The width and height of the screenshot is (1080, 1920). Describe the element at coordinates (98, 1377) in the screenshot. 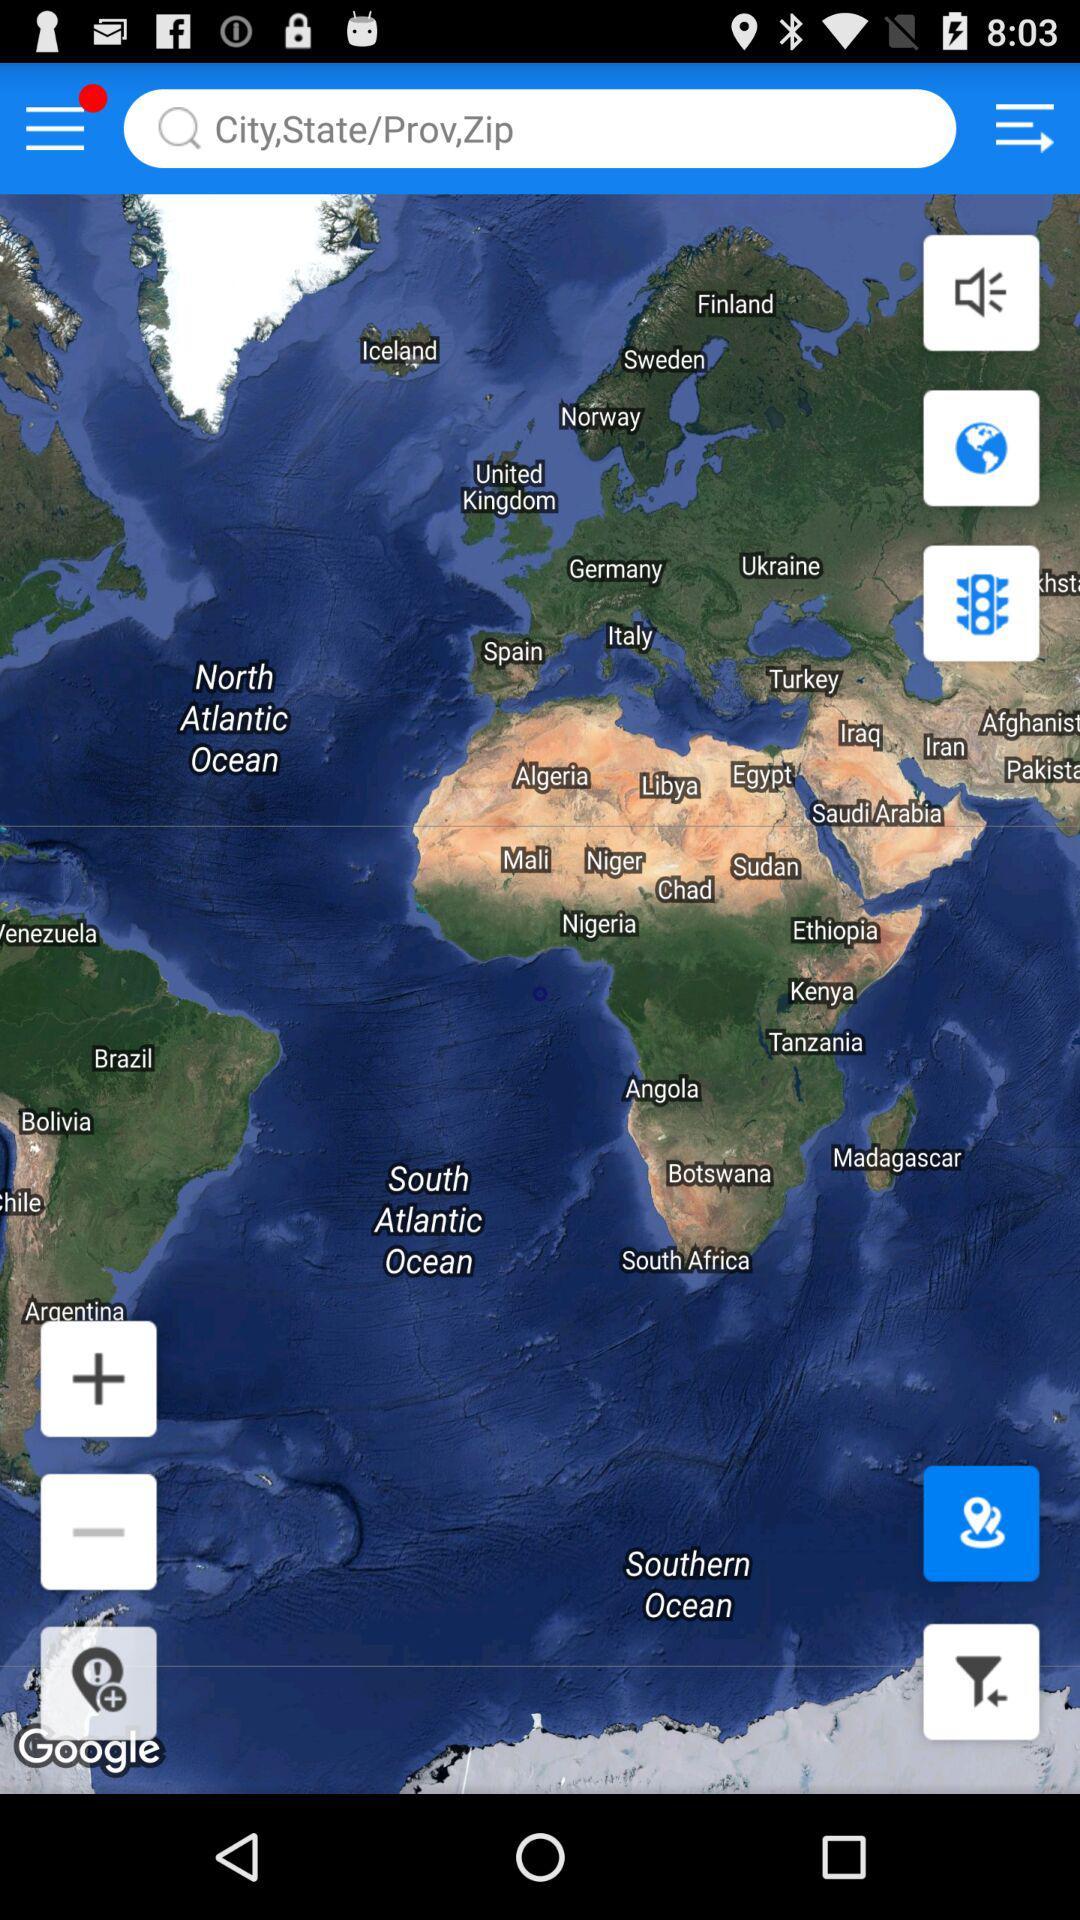

I see `the  icon at the left bottom of the page` at that location.